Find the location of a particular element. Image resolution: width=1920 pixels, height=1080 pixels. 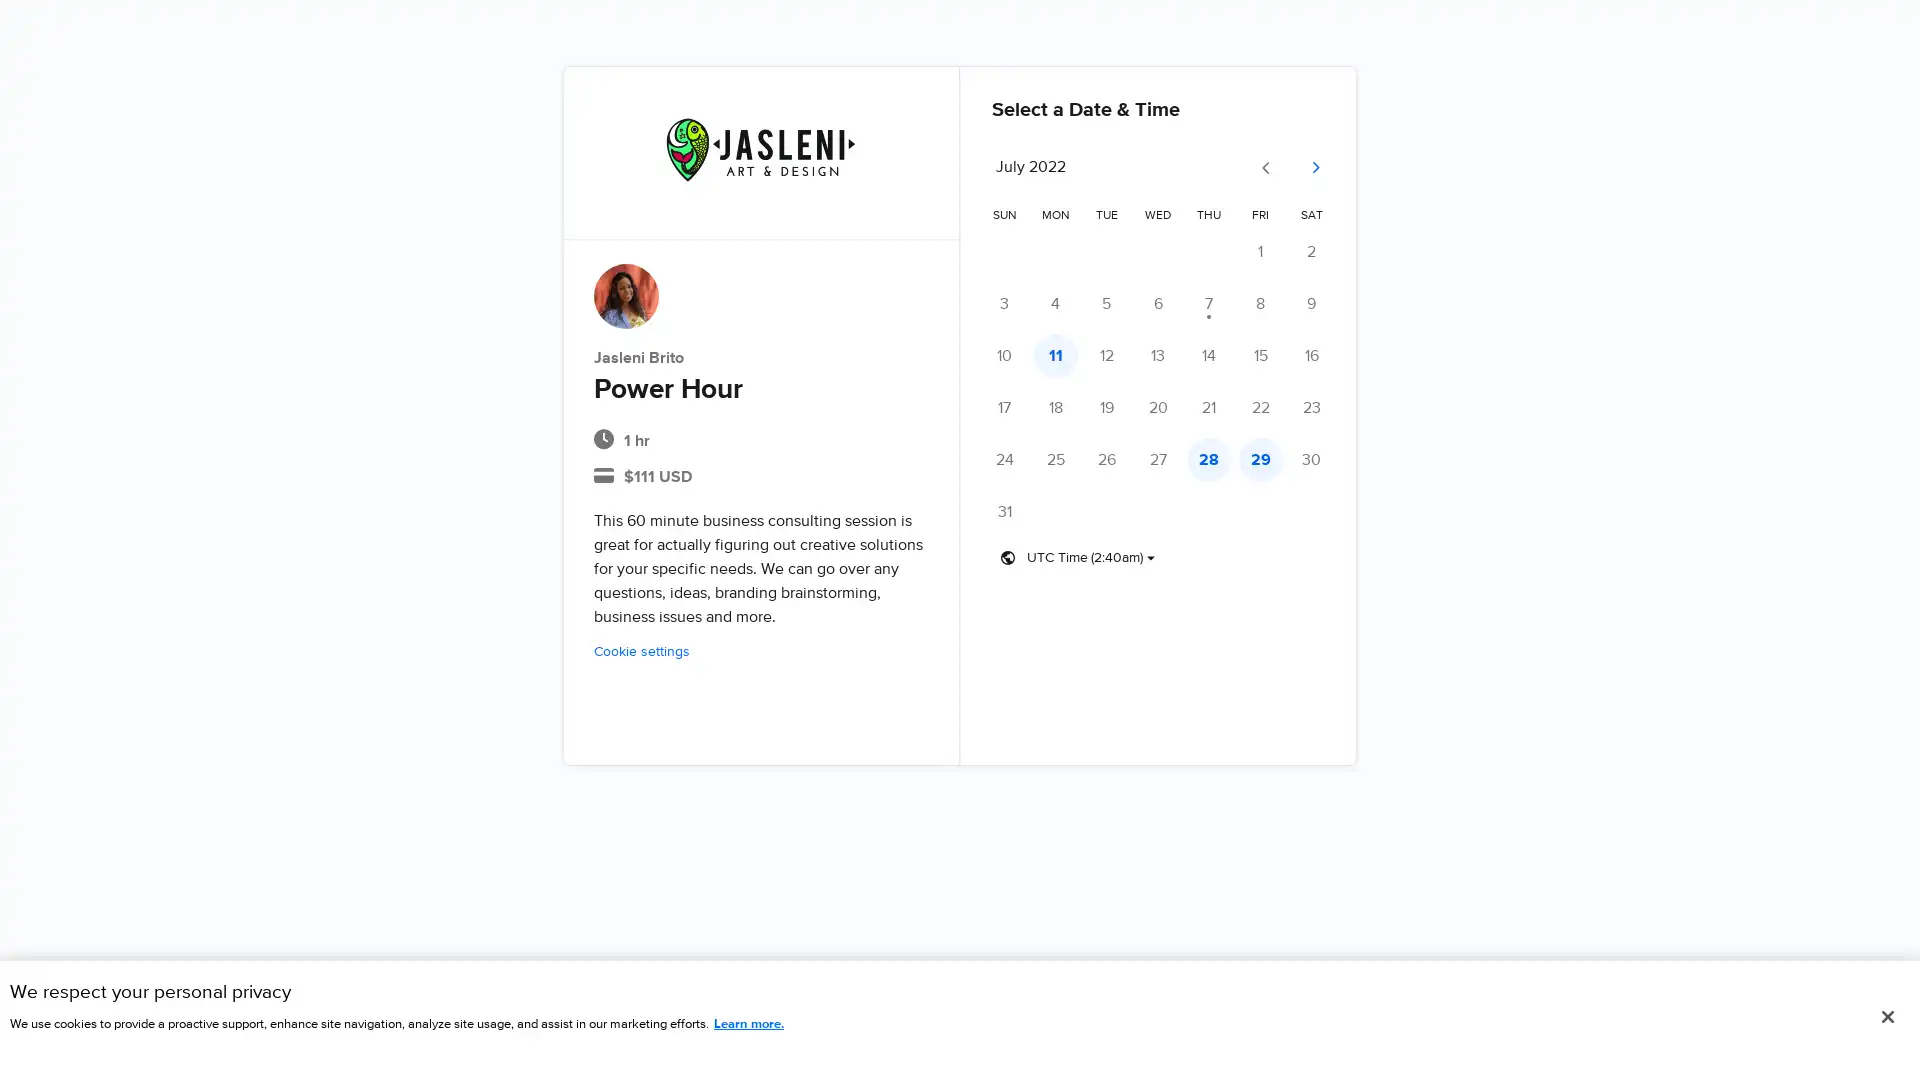

Sunday, July 17 - No times available is located at coordinates (1003, 407).